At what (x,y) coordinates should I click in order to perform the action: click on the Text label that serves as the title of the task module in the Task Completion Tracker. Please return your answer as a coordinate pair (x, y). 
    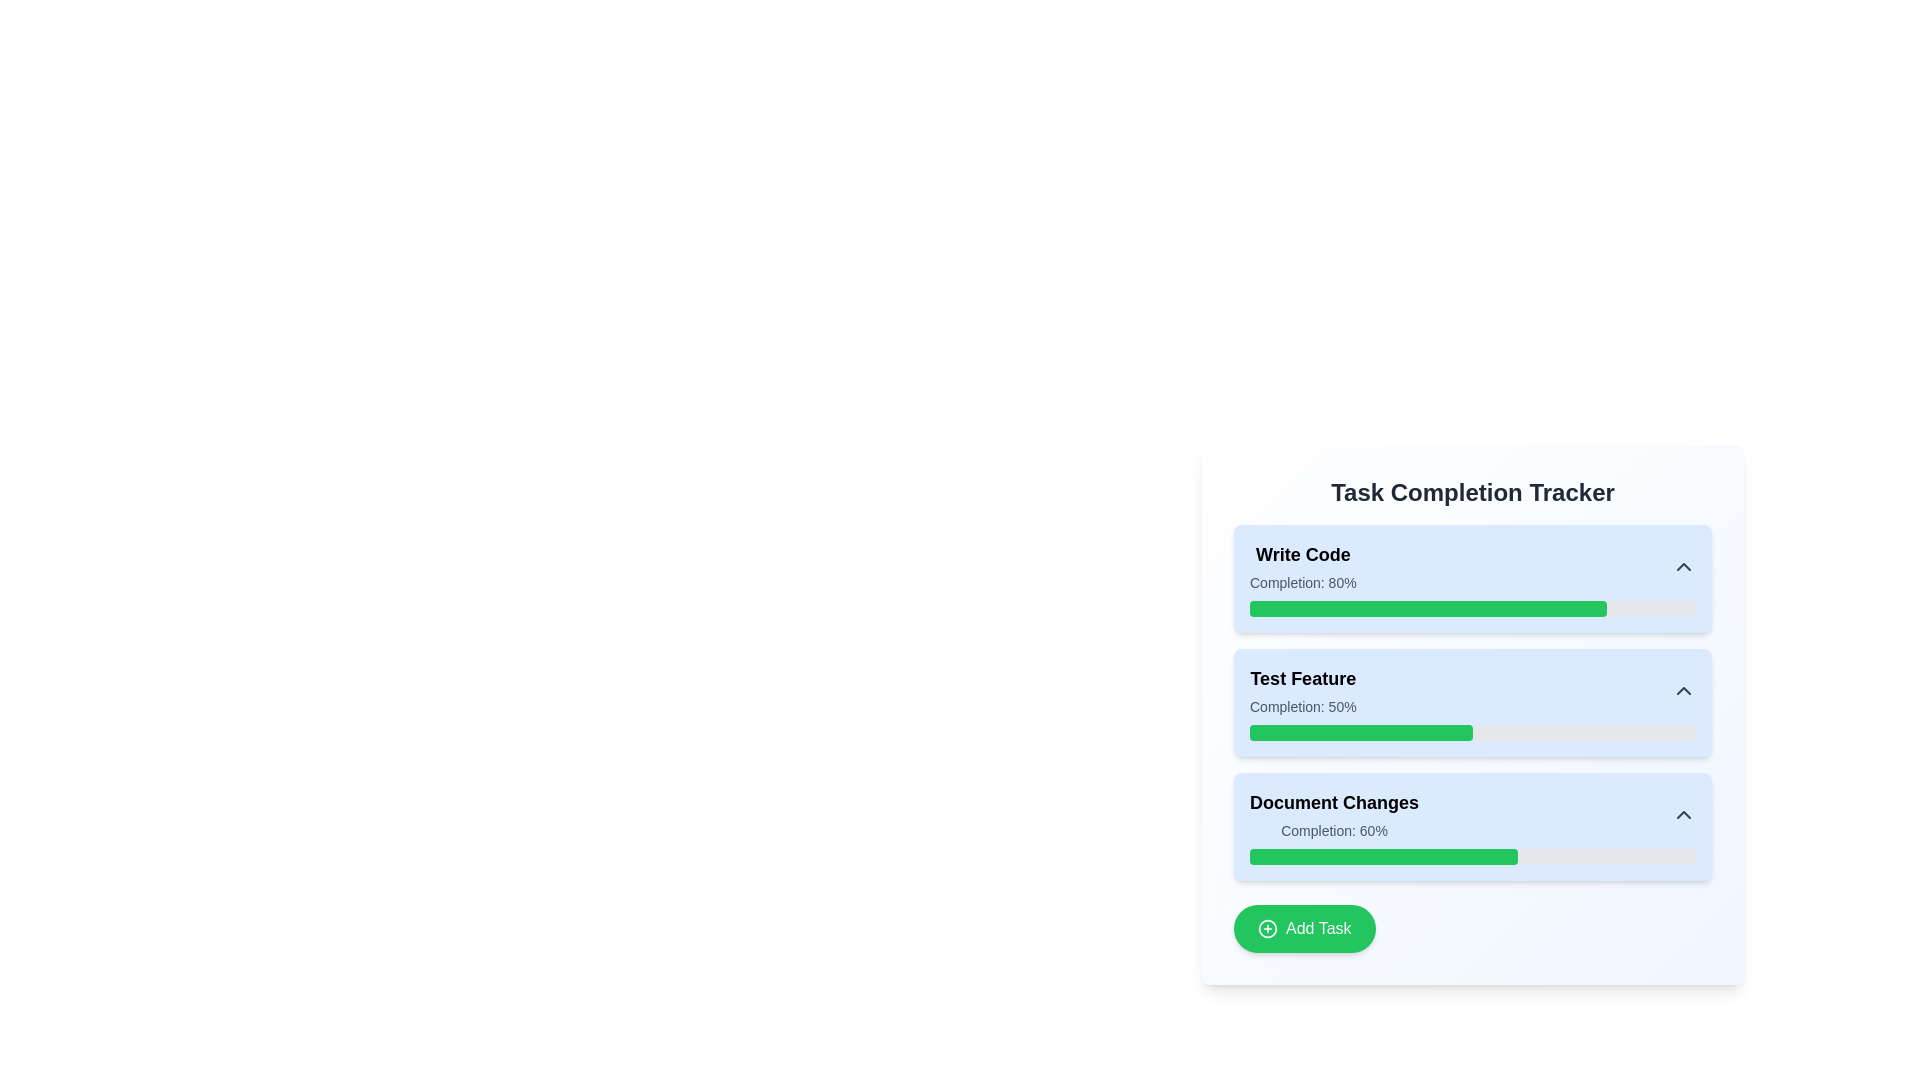
    Looking at the image, I should click on (1303, 555).